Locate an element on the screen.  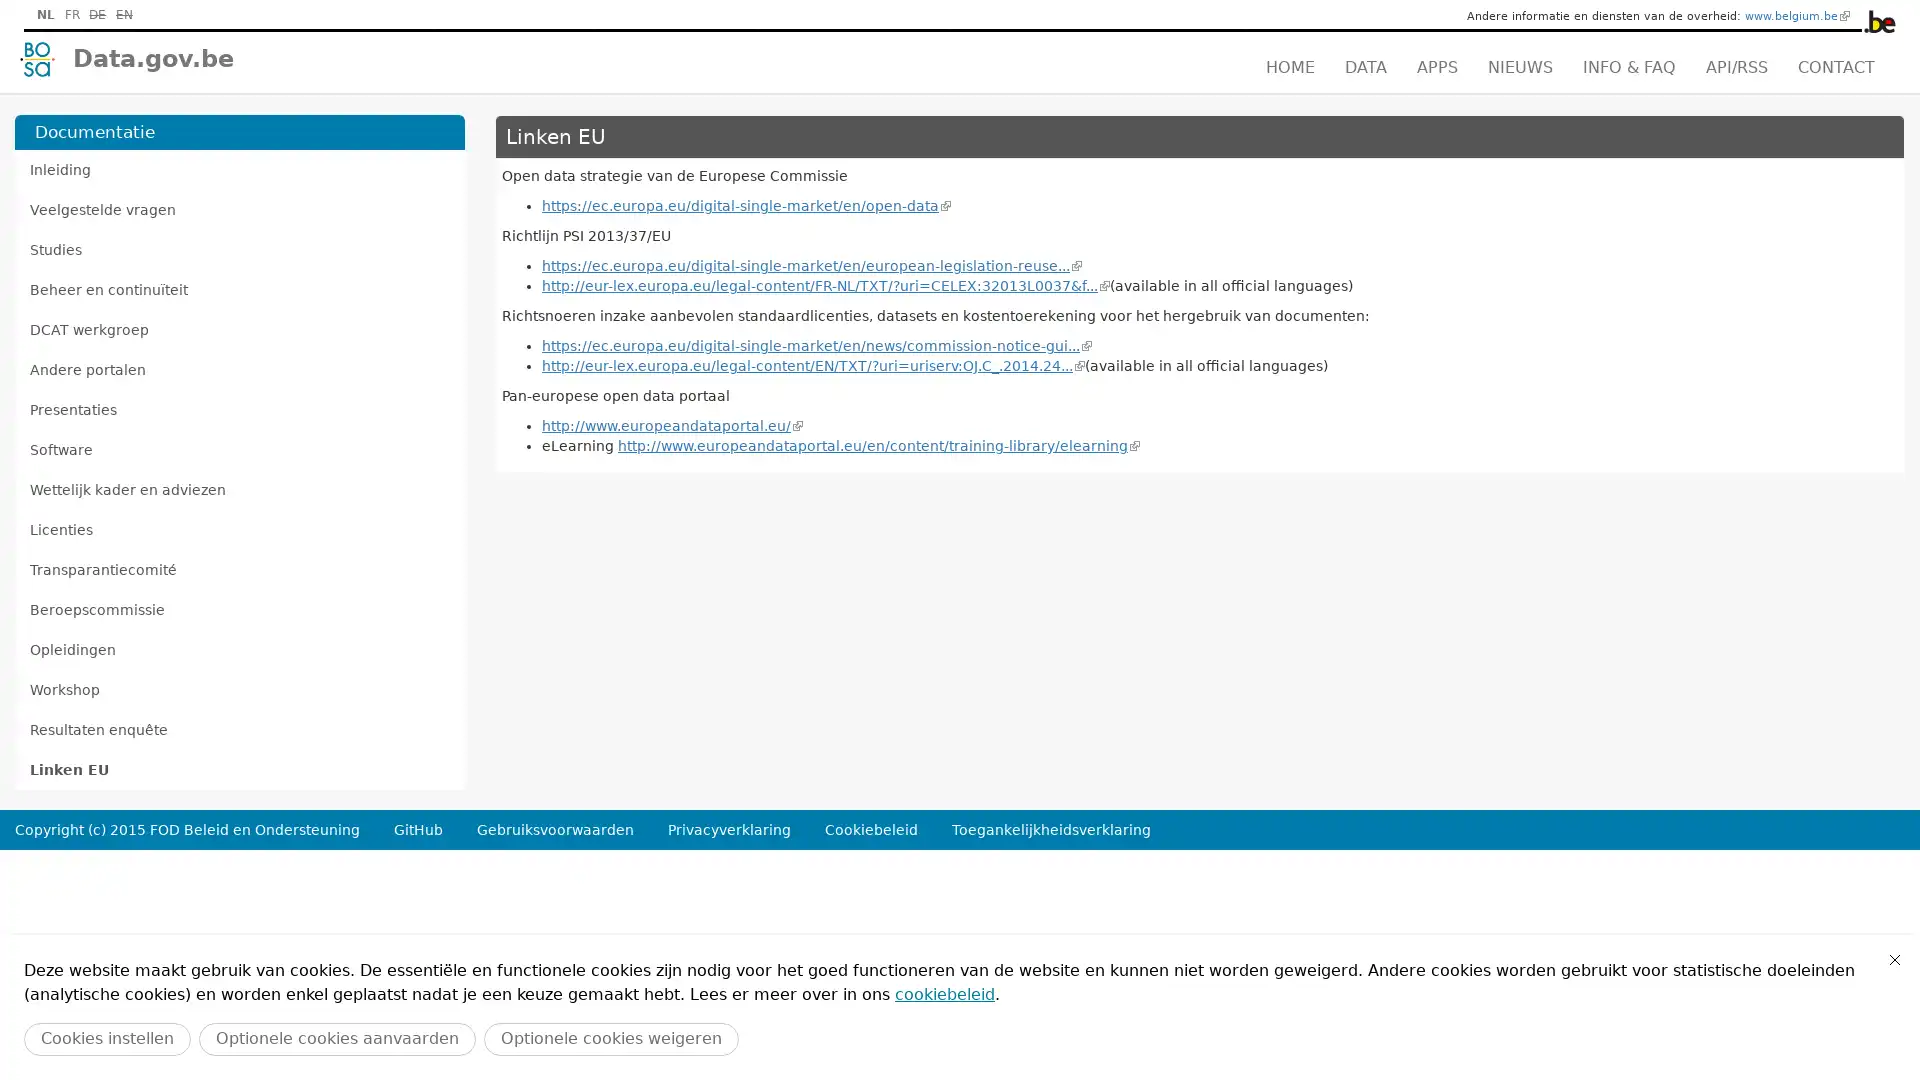
Cookies instellen is located at coordinates (106, 1038).